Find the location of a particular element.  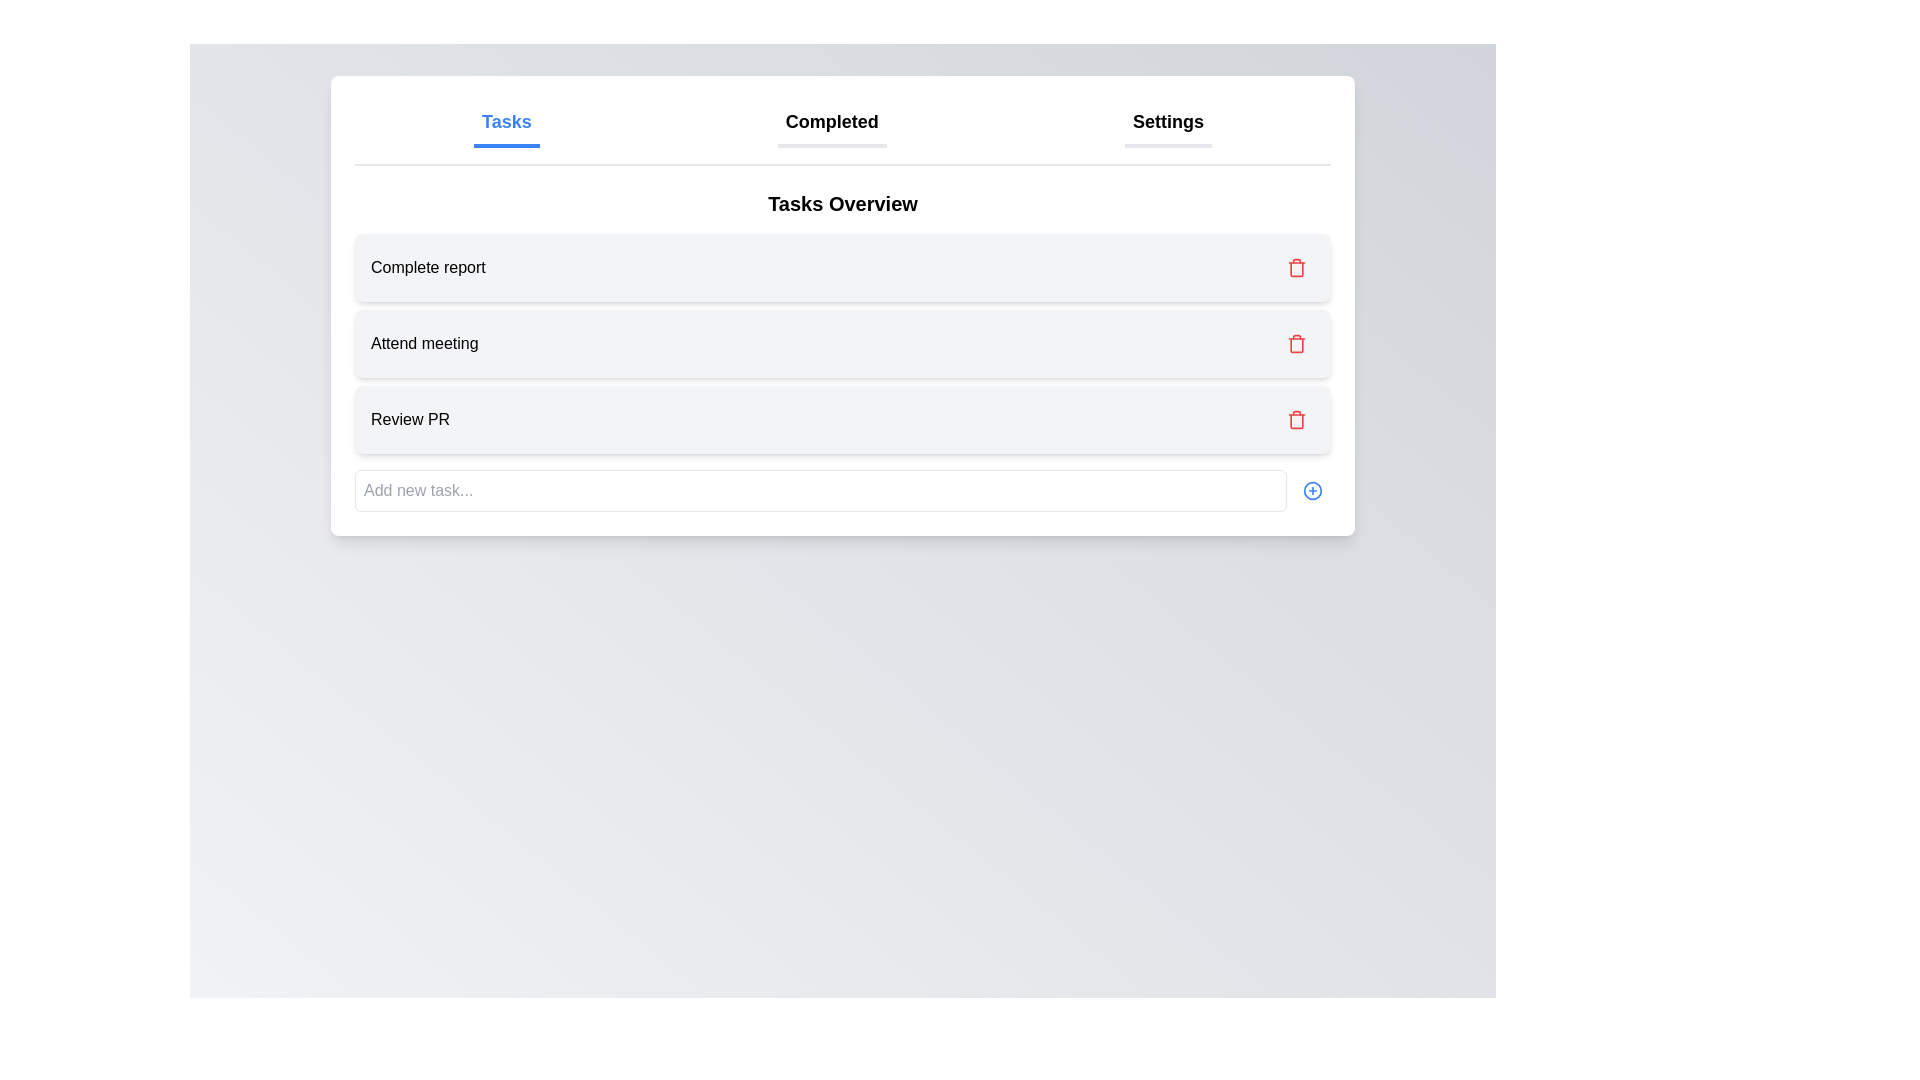

the delete button for the task 'Complete report' to possibly see a tooltip is located at coordinates (1296, 266).